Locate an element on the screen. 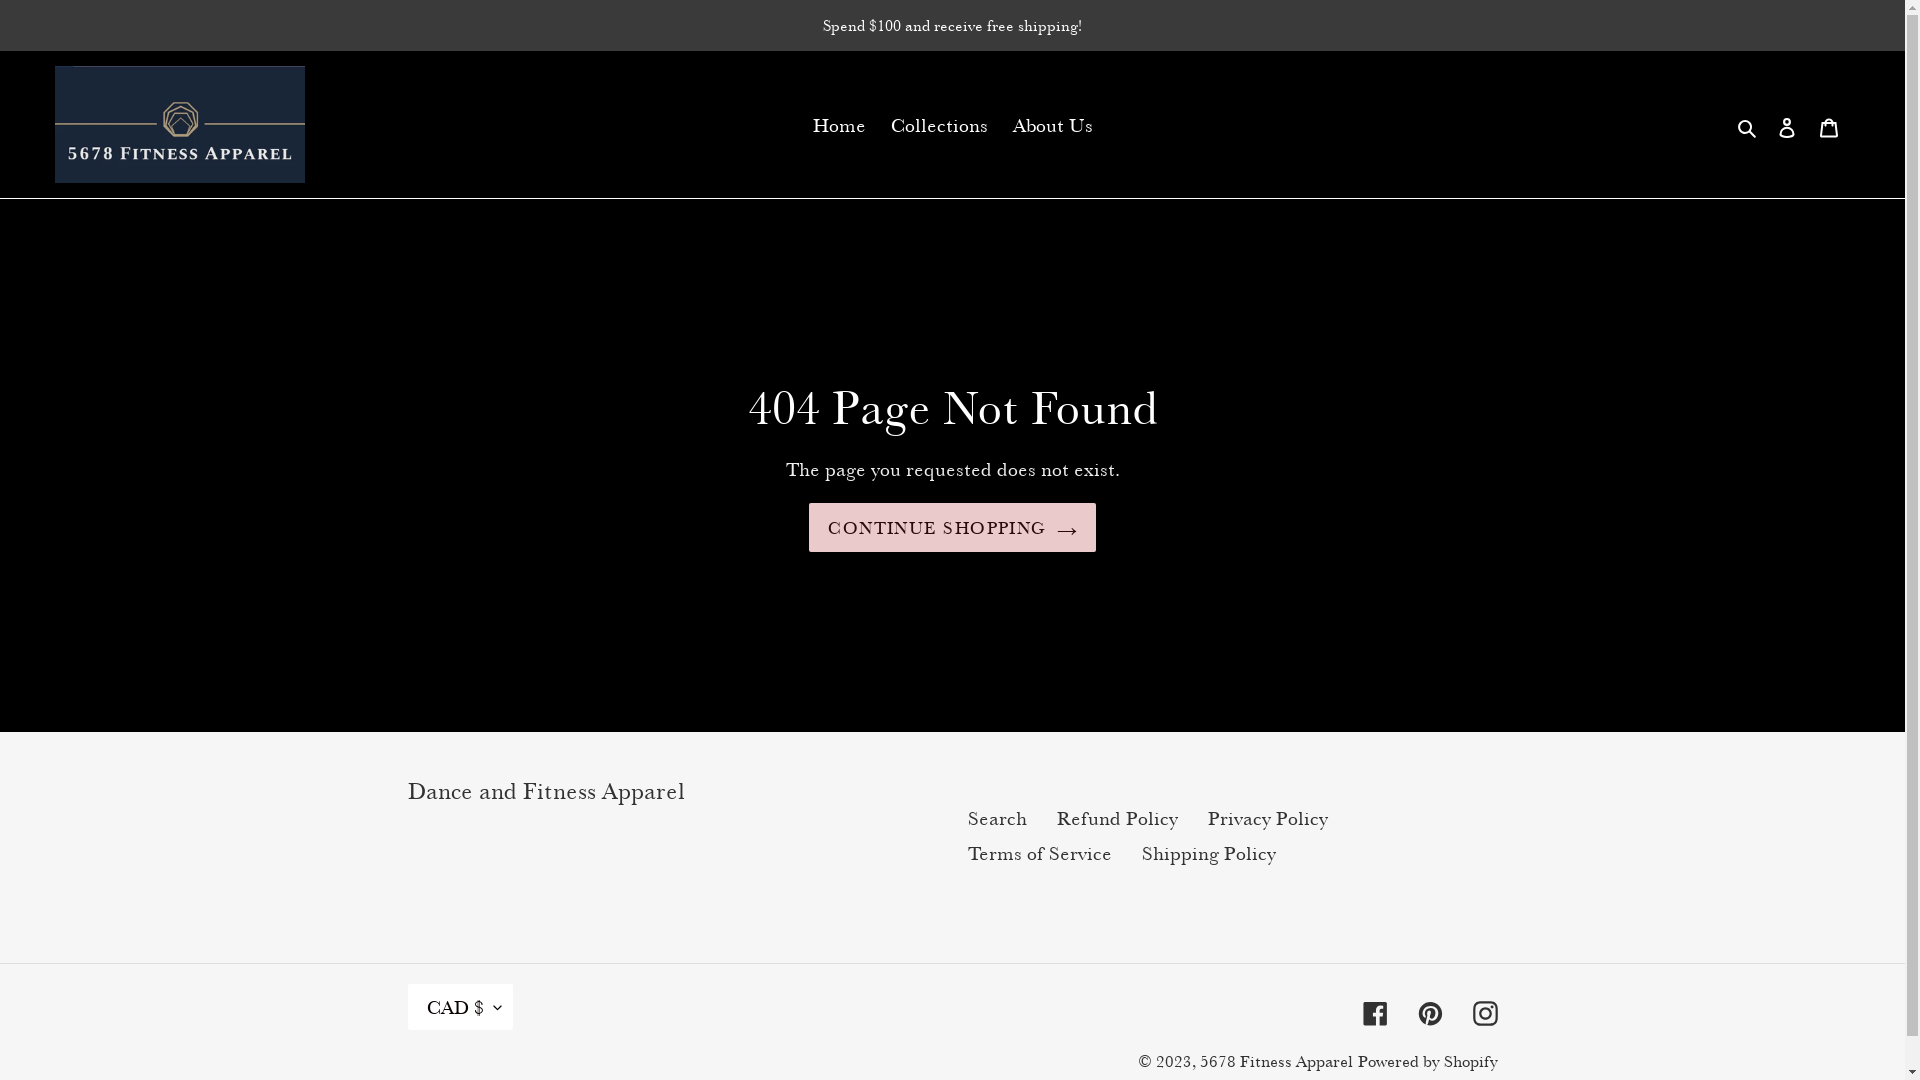  'Cart' is located at coordinates (1828, 124).